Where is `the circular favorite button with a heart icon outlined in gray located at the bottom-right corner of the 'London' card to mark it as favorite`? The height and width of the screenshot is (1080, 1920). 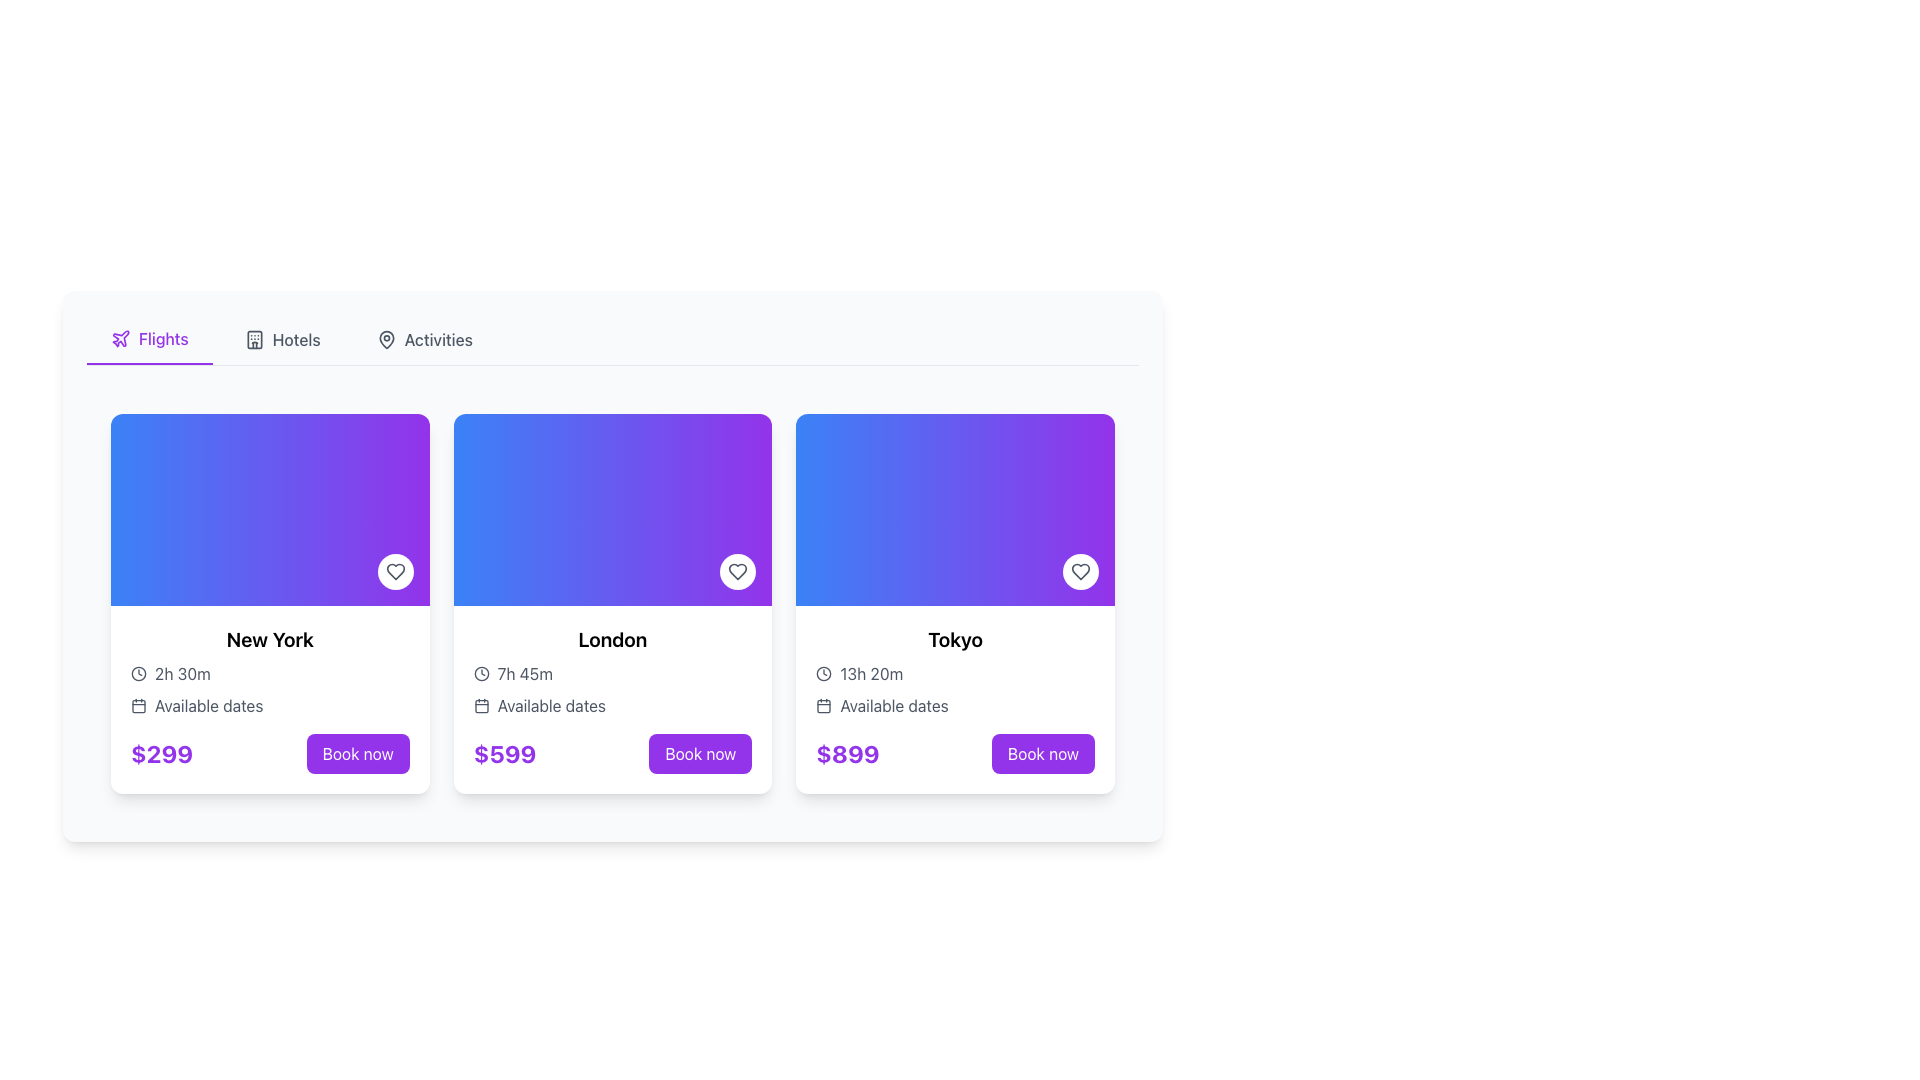 the circular favorite button with a heart icon outlined in gray located at the bottom-right corner of the 'London' card to mark it as favorite is located at coordinates (737, 571).